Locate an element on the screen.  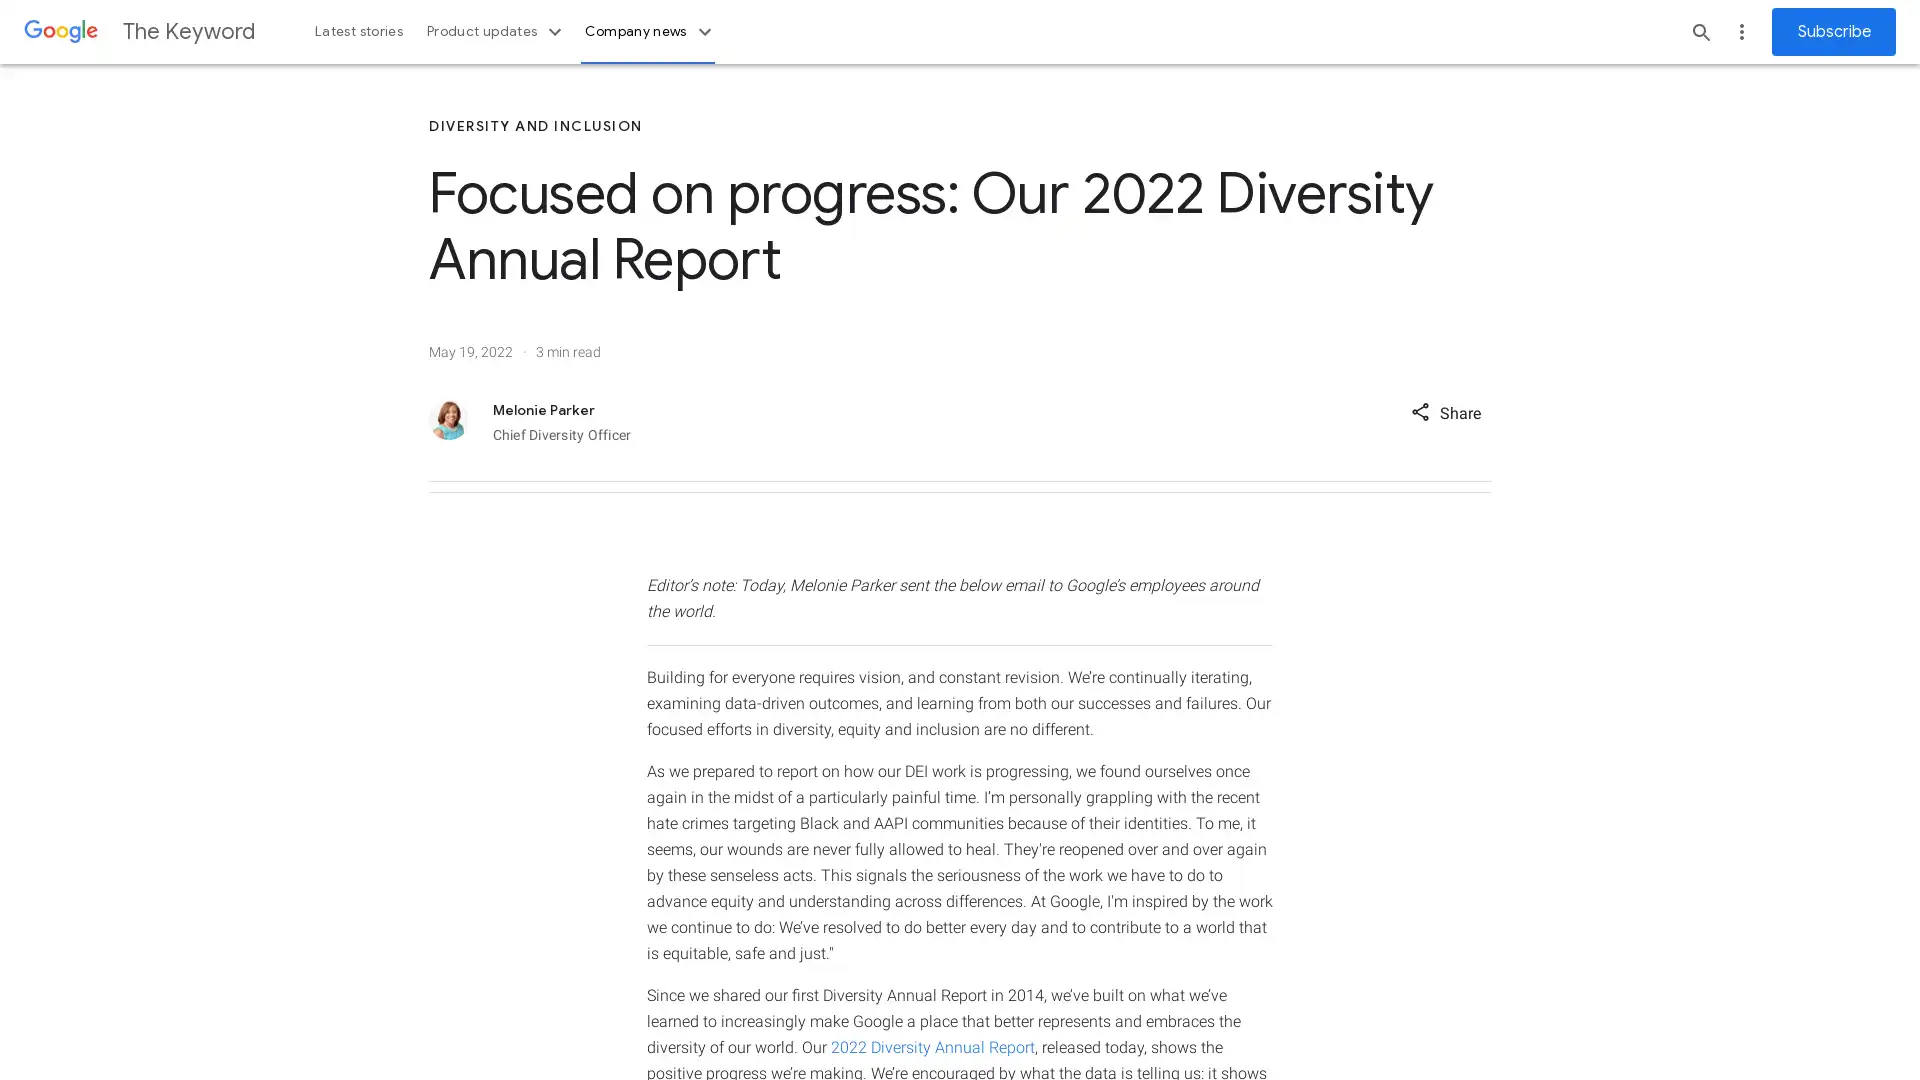
Newsletter subscribe is located at coordinates (1833, 31).